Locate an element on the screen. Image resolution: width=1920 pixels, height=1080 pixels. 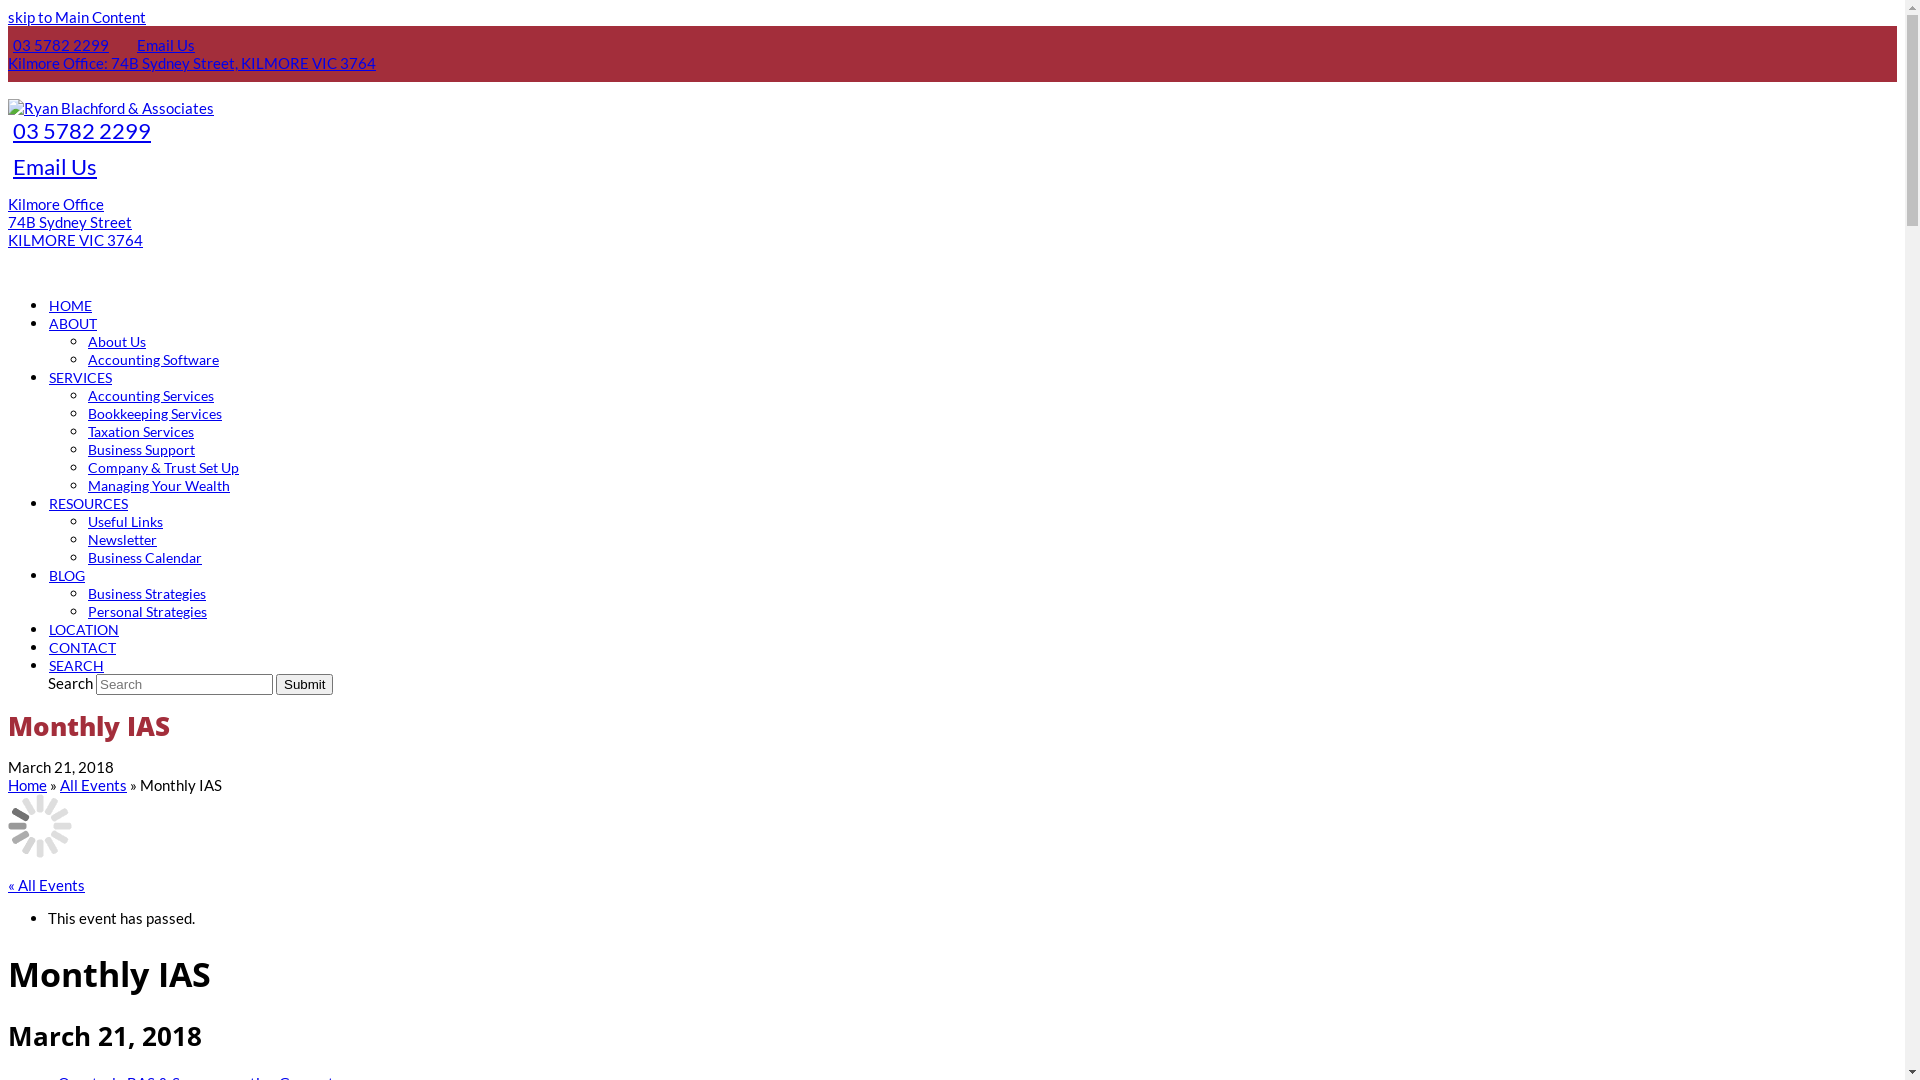
'03 5782 2299' is located at coordinates (58, 45).